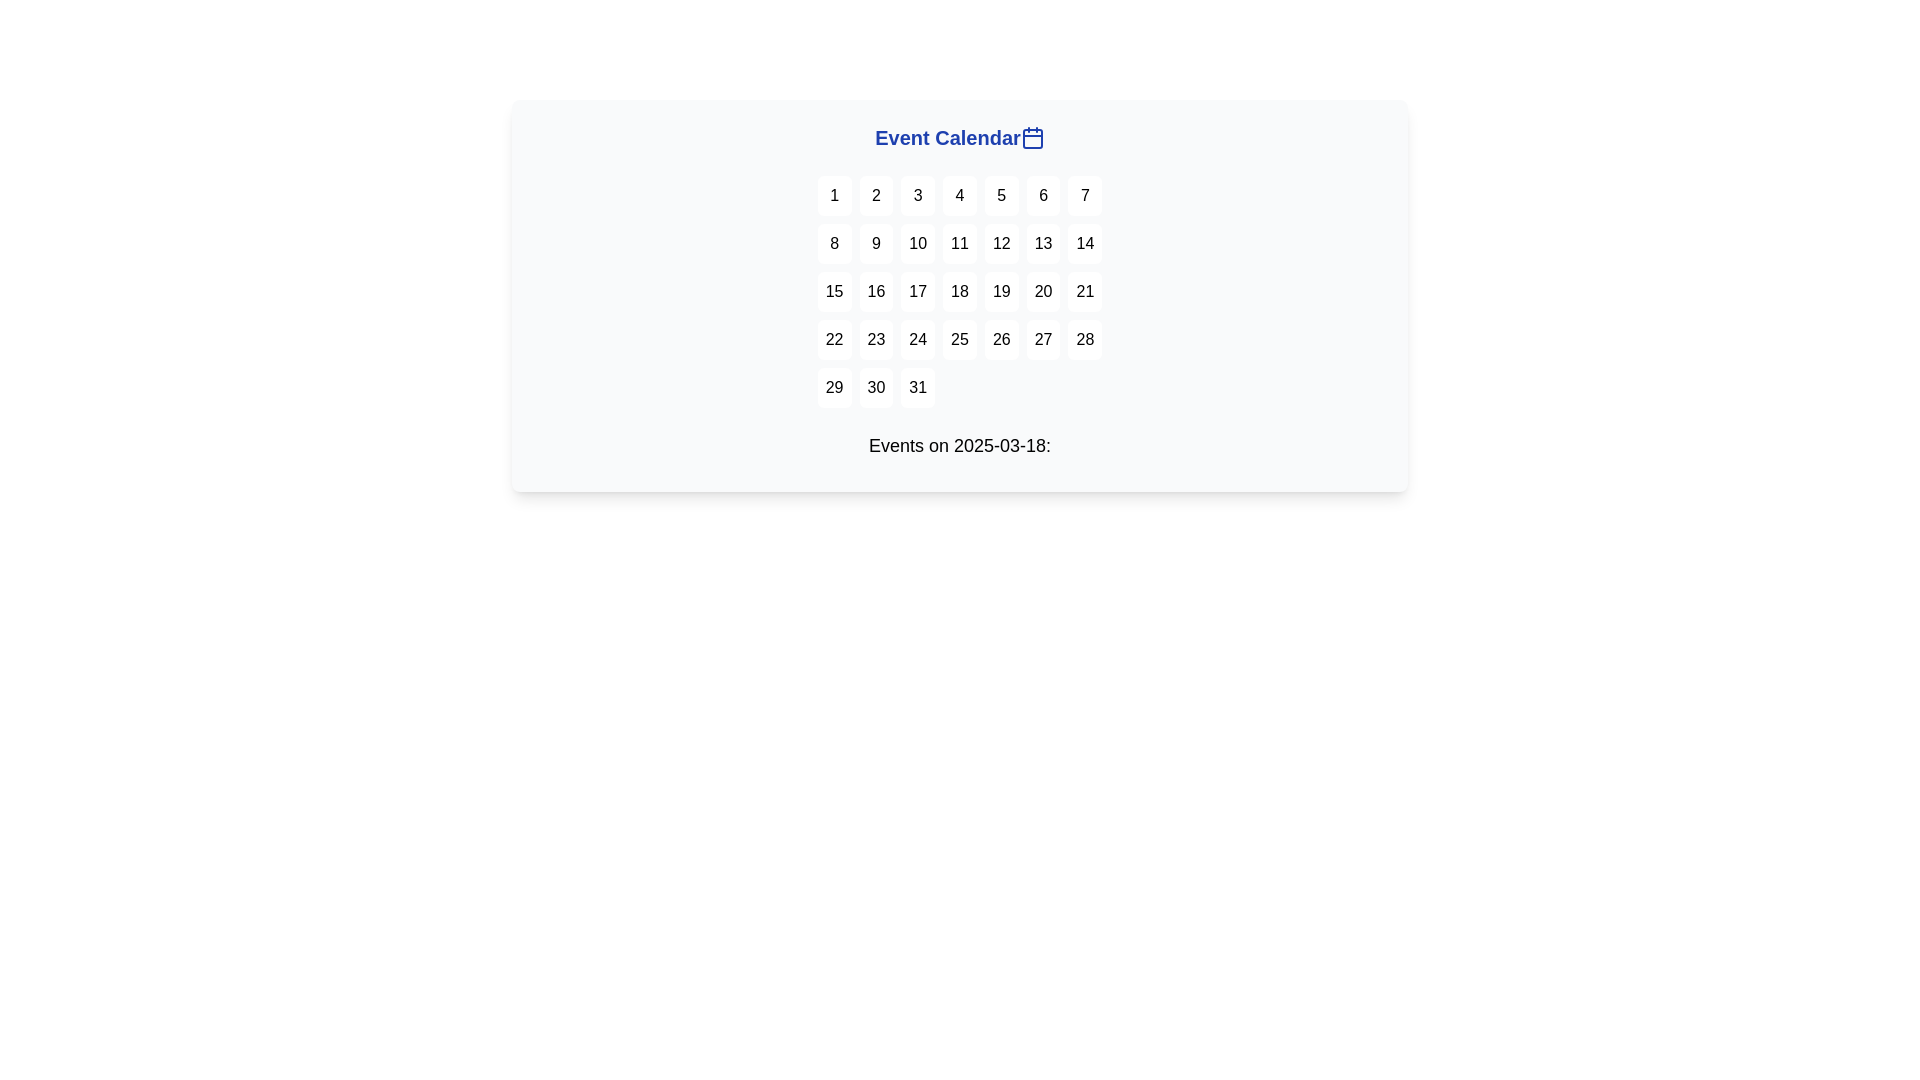 The image size is (1920, 1080). What do you see at coordinates (1001, 242) in the screenshot?
I see `the interactive button representing the number 12 in the calendar grid` at bounding box center [1001, 242].